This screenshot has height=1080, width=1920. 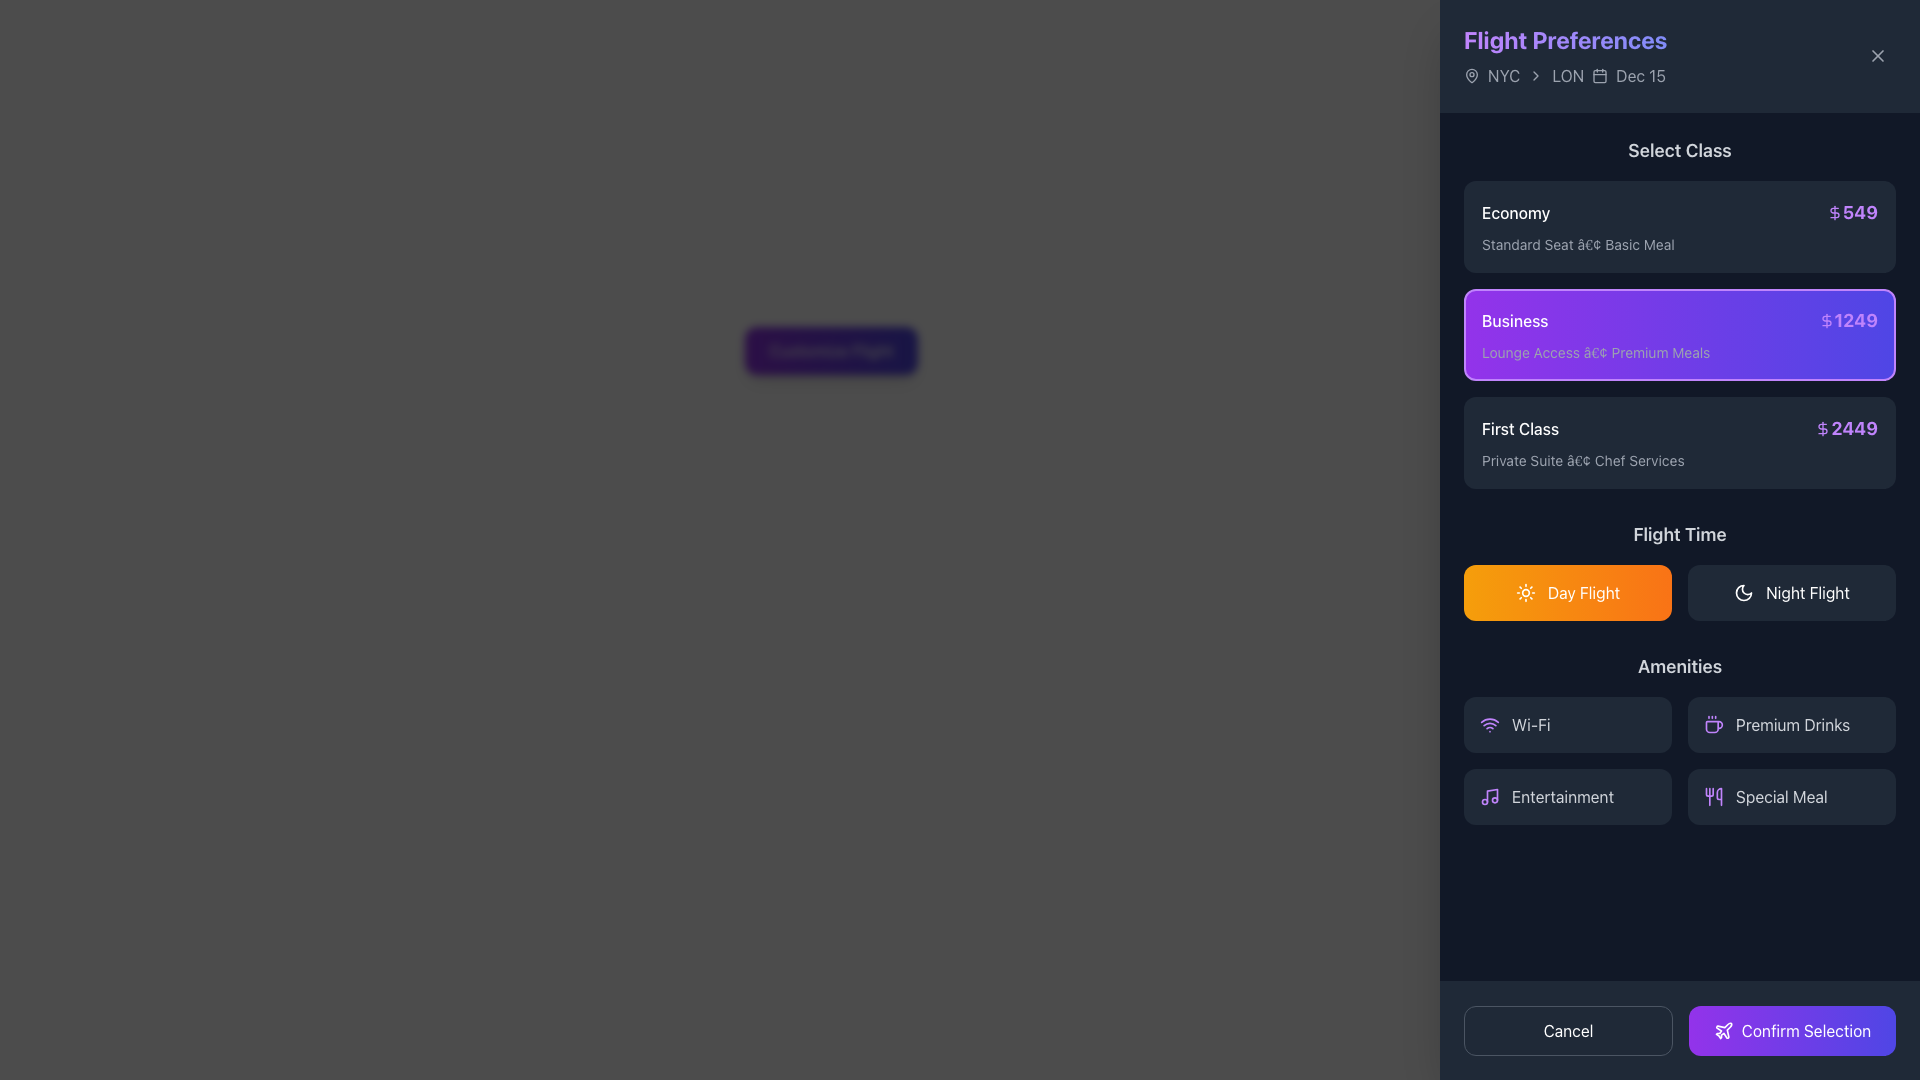 What do you see at coordinates (831, 350) in the screenshot?
I see `the 'Customize Flight' button, which is a prominent rectangular button with a gradient background from purple to indigo, located near the top of the interface` at bounding box center [831, 350].